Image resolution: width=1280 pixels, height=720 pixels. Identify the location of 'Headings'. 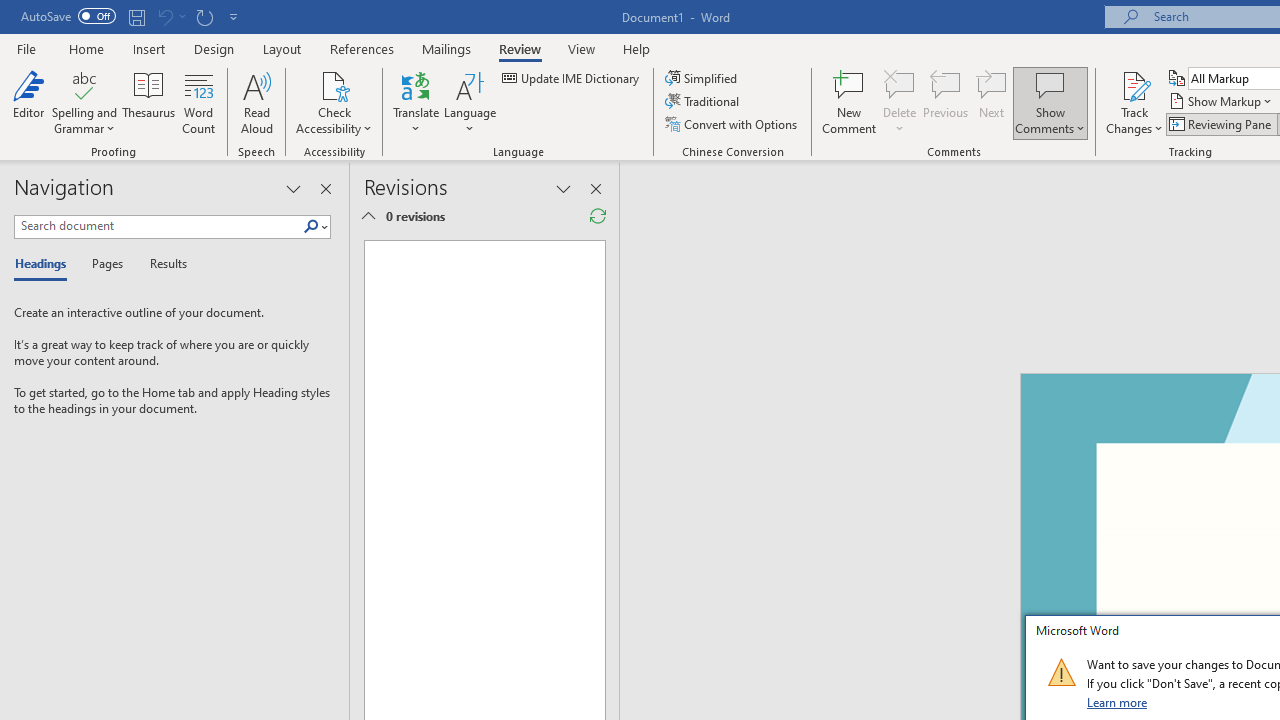
(45, 264).